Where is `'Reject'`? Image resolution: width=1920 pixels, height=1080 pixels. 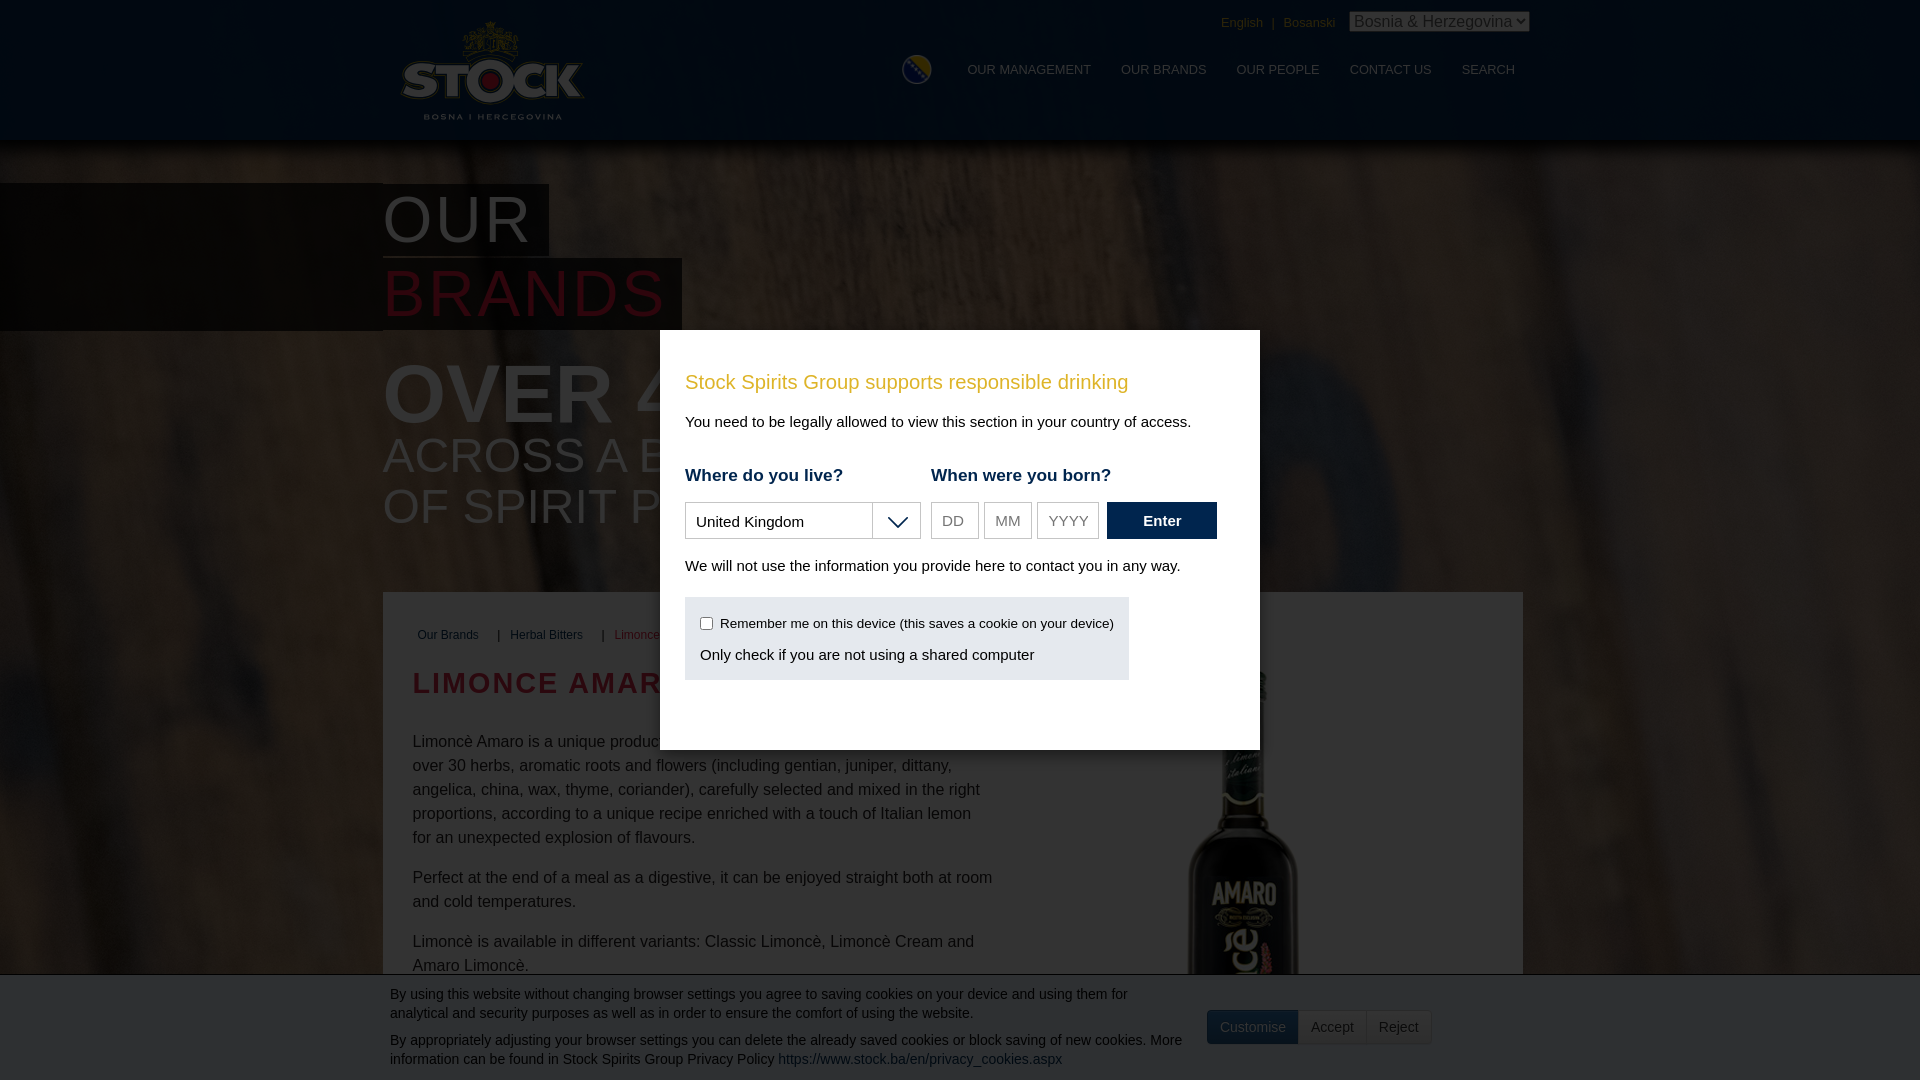 'Reject' is located at coordinates (1397, 1026).